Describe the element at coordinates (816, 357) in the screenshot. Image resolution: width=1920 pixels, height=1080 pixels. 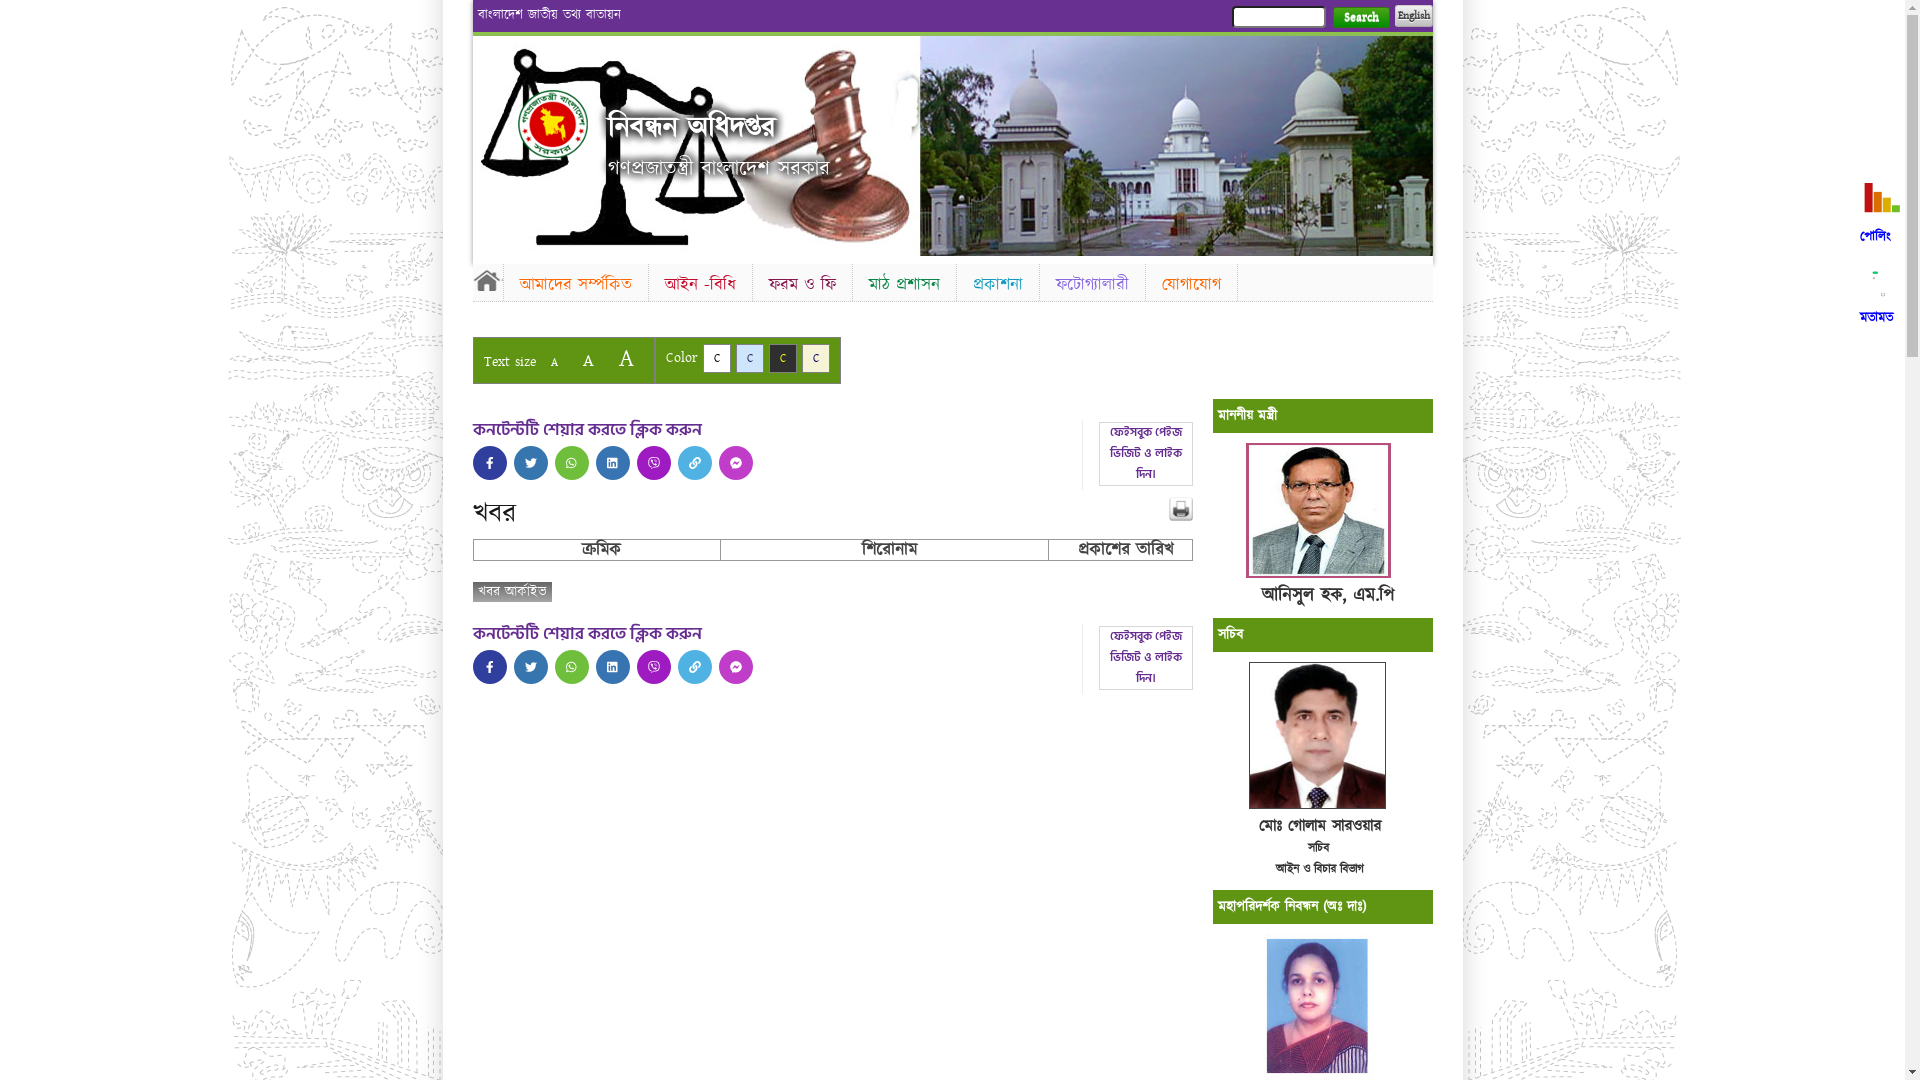
I see `'C'` at that location.